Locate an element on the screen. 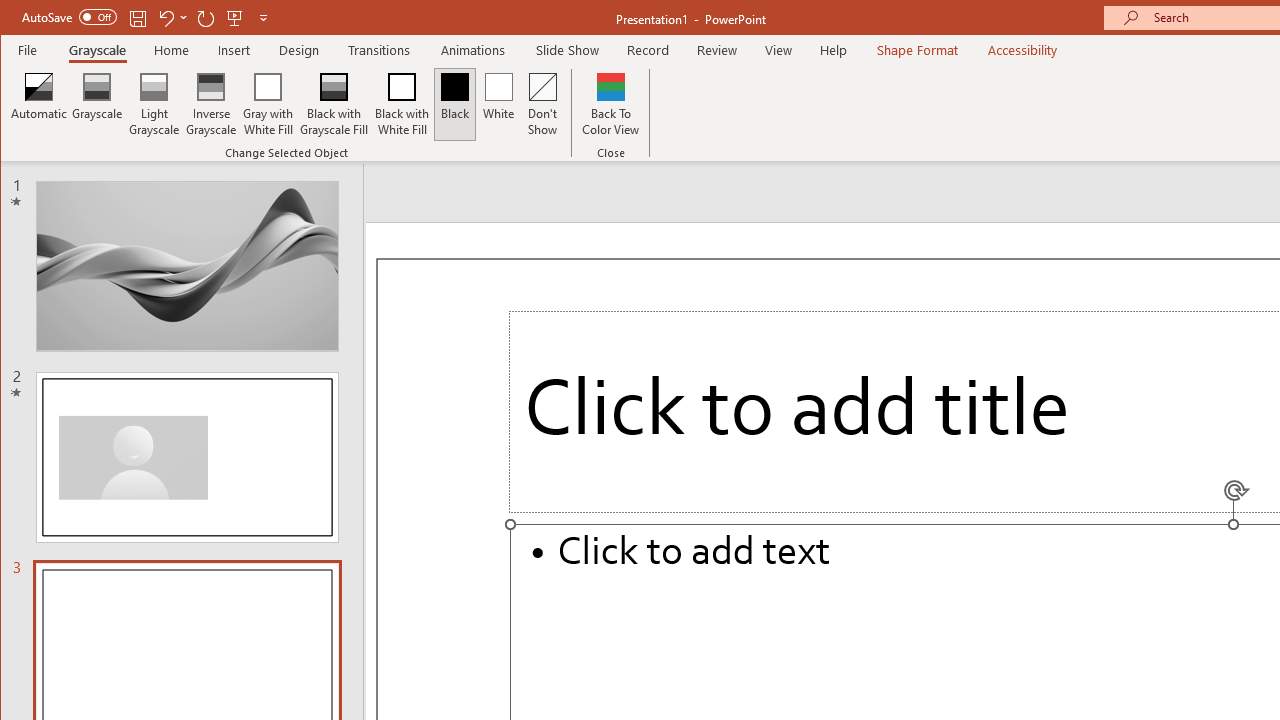 The height and width of the screenshot is (720, 1280). 'Undo' is located at coordinates (172, 17).